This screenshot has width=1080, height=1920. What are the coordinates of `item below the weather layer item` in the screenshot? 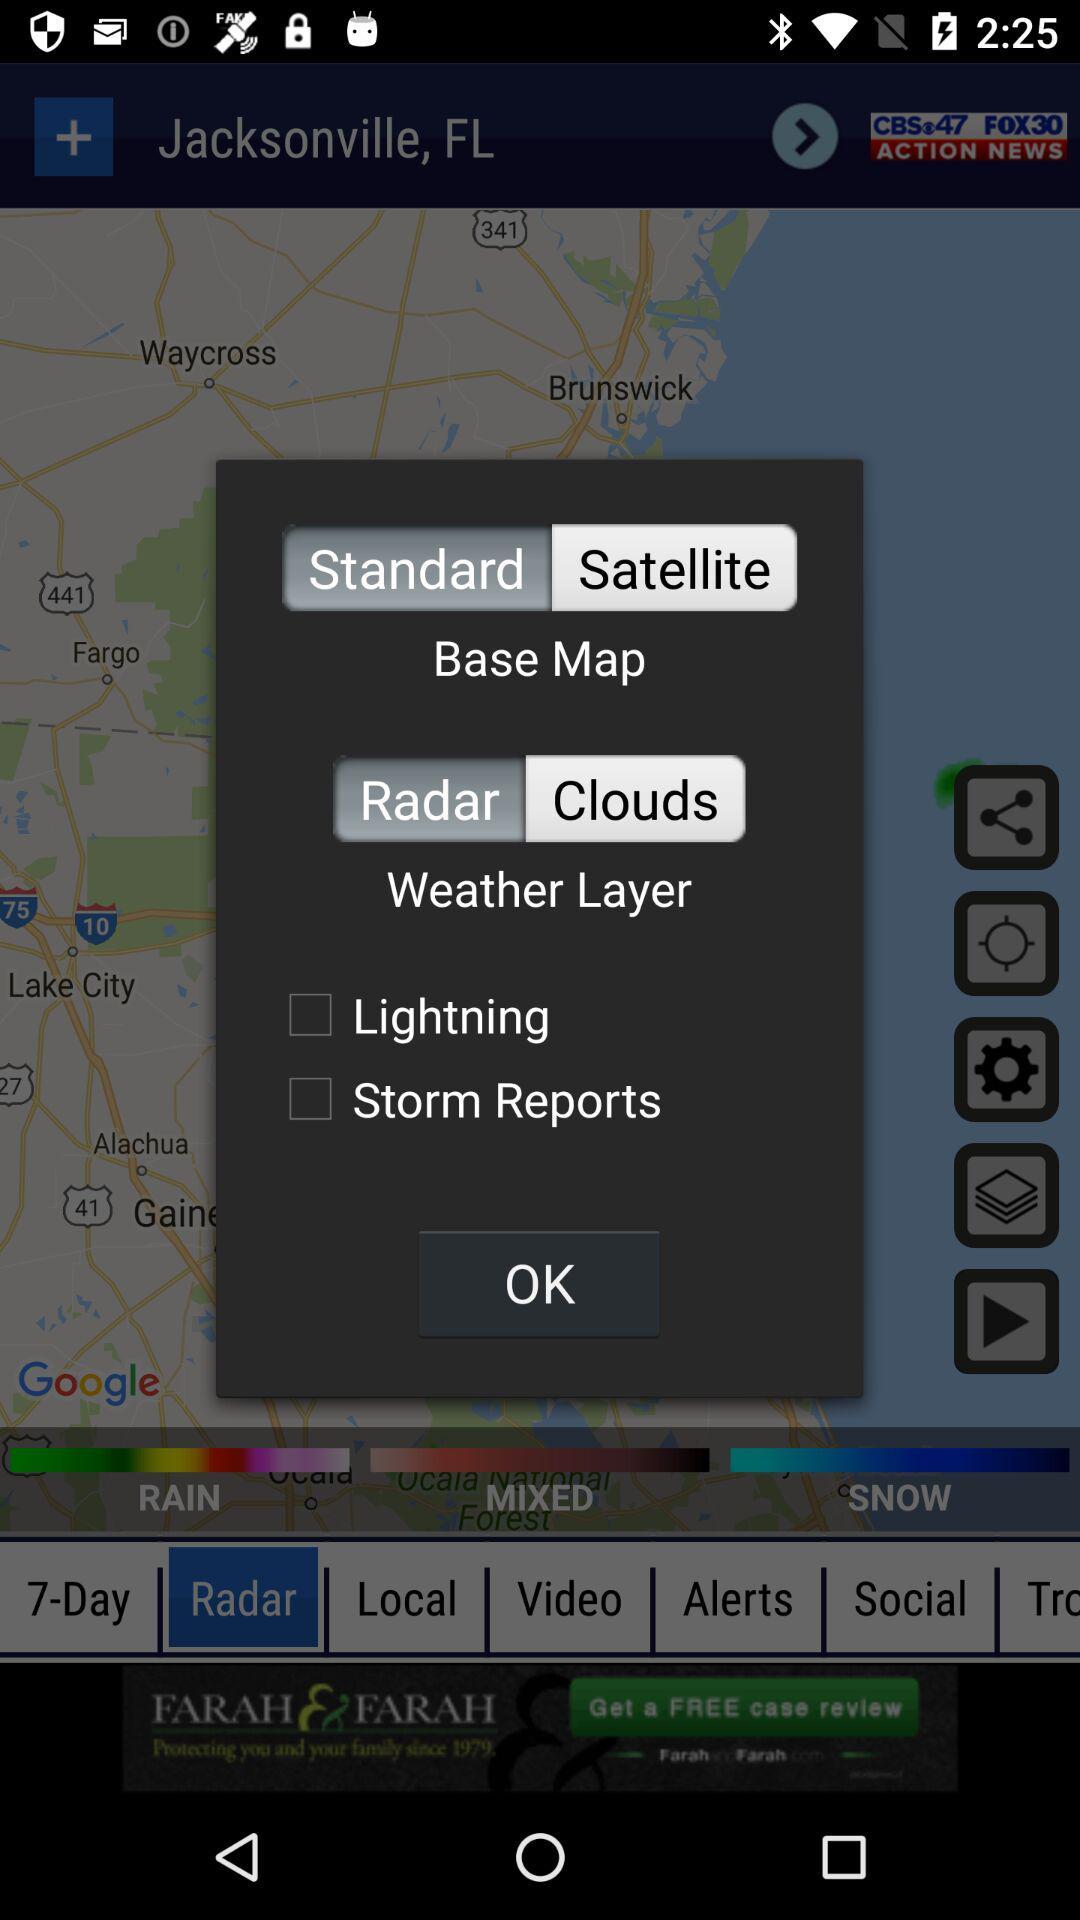 It's located at (408, 1014).